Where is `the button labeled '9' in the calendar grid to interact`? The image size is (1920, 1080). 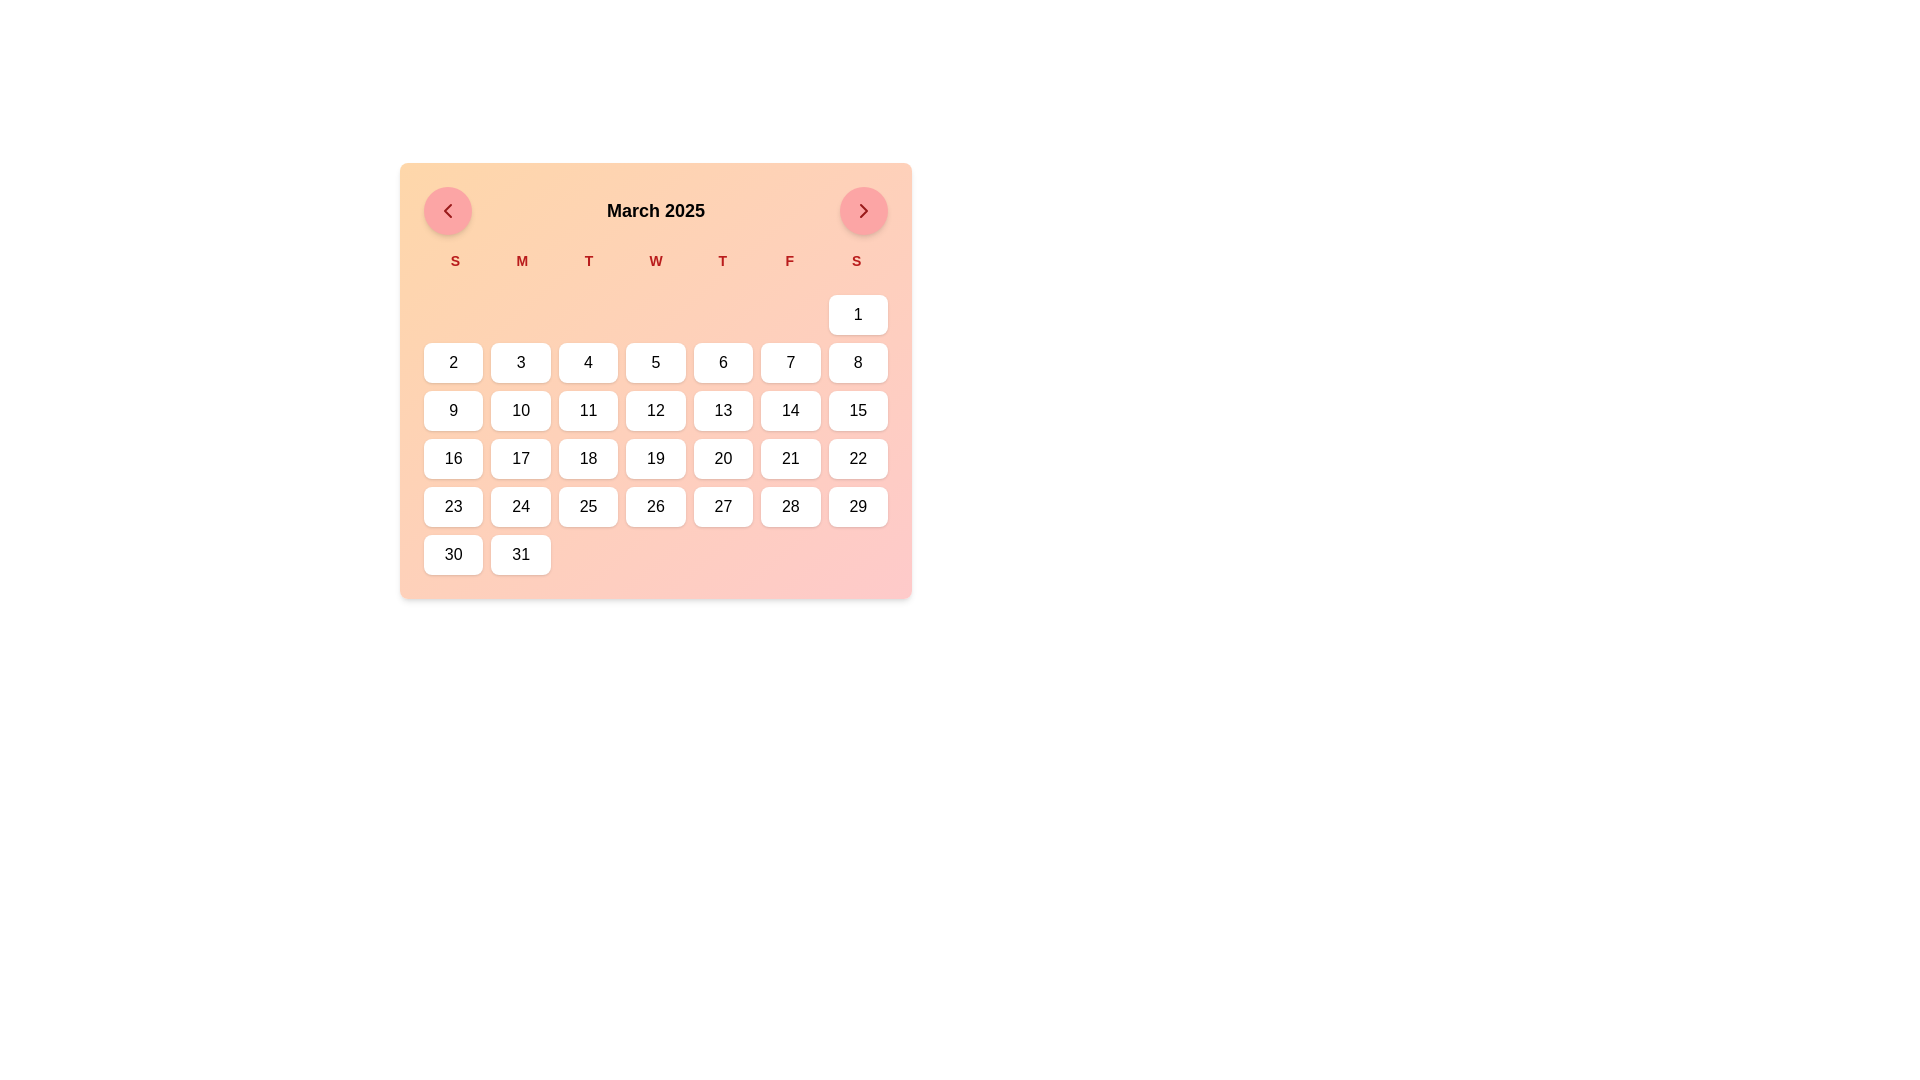 the button labeled '9' in the calendar grid to interact is located at coordinates (452, 410).